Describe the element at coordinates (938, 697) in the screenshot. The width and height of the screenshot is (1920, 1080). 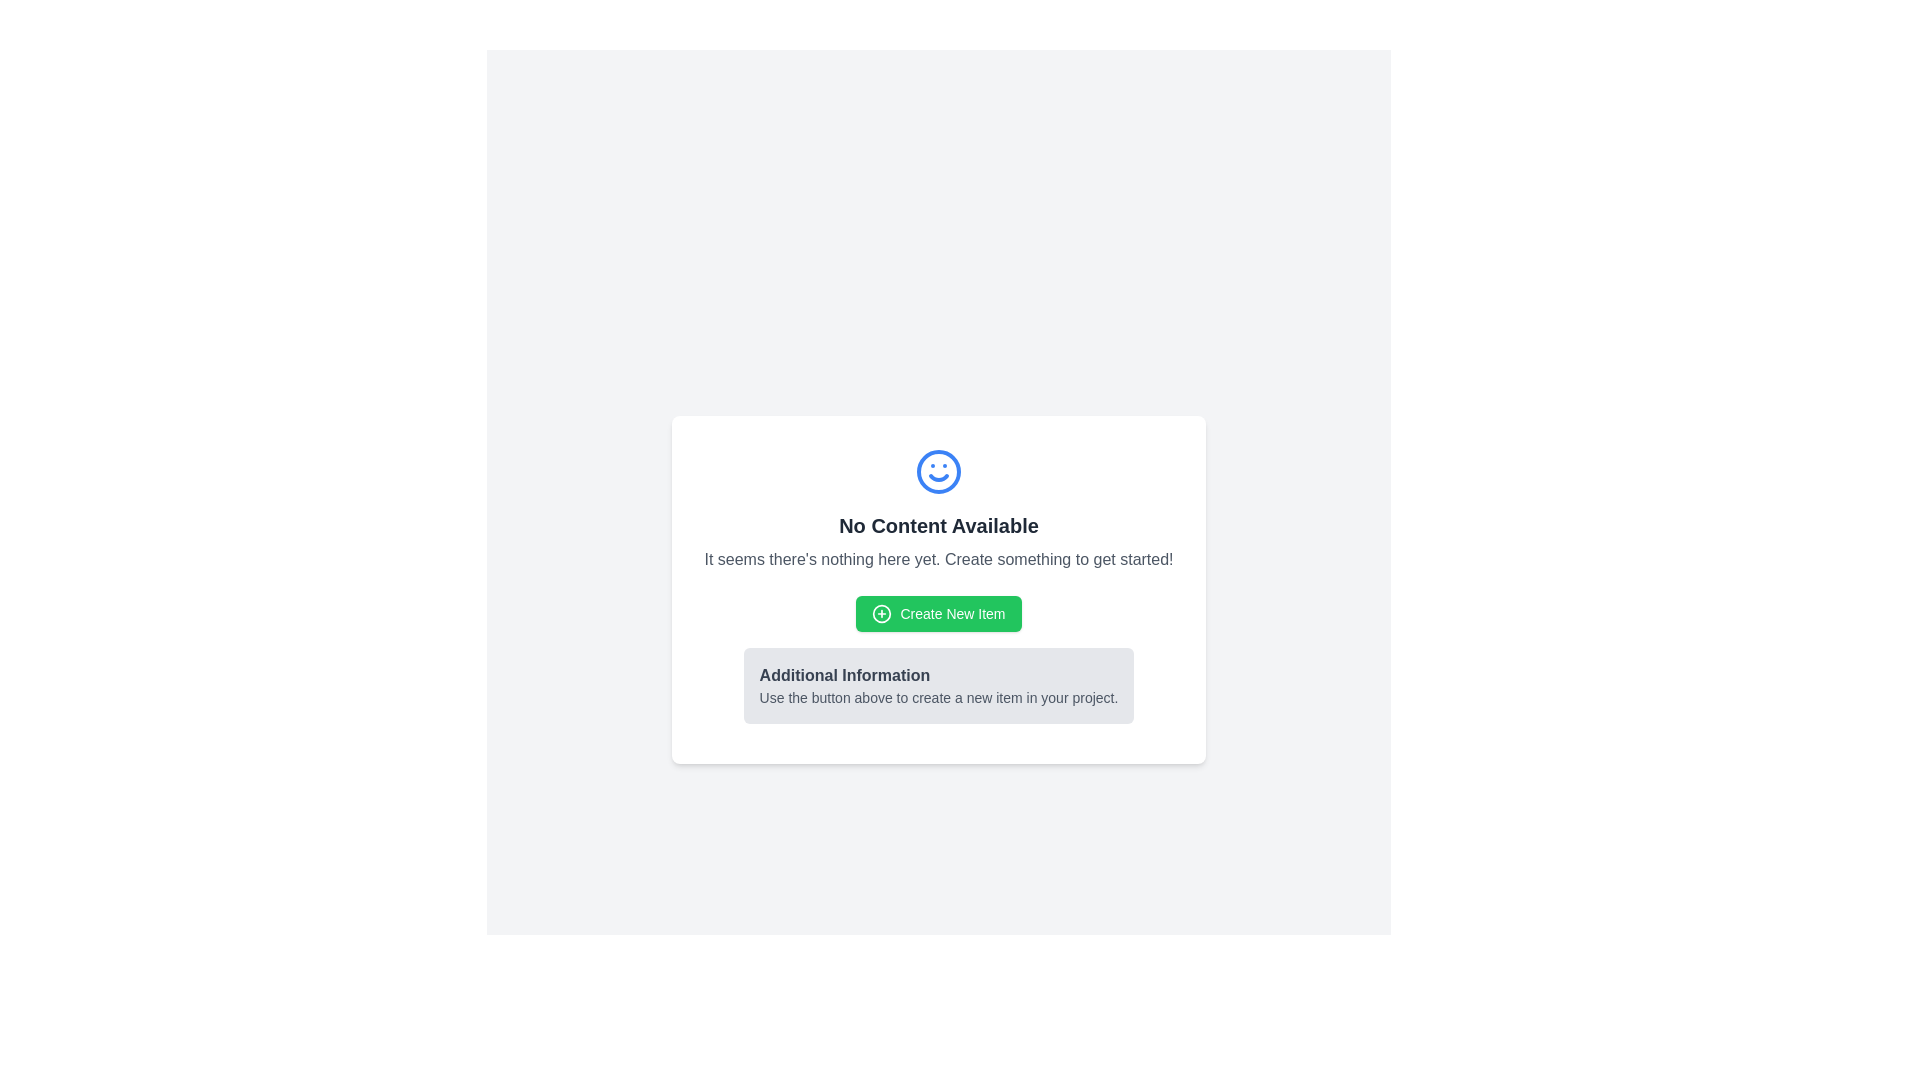
I see `static text element that says 'Use the button above to create a new item in your project.' positioned below the 'Additional Information' section` at that location.